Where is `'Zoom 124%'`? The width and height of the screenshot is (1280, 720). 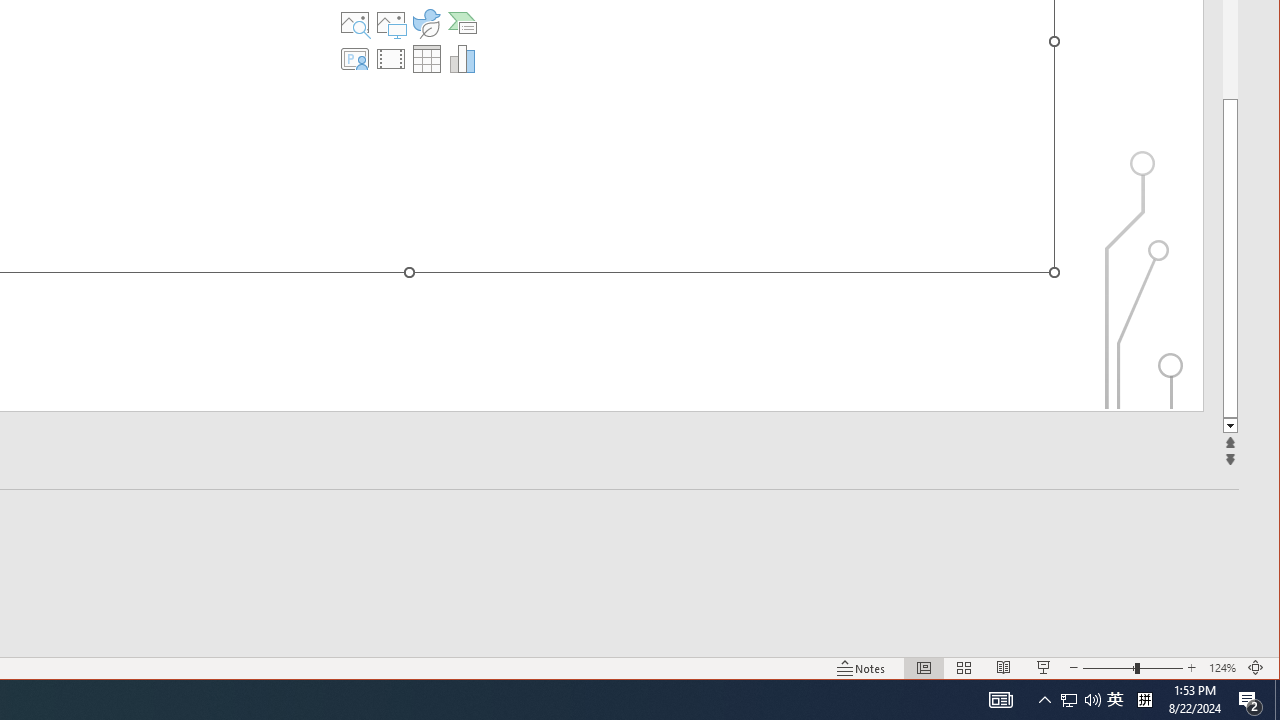
'Zoom 124%' is located at coordinates (1221, 668).